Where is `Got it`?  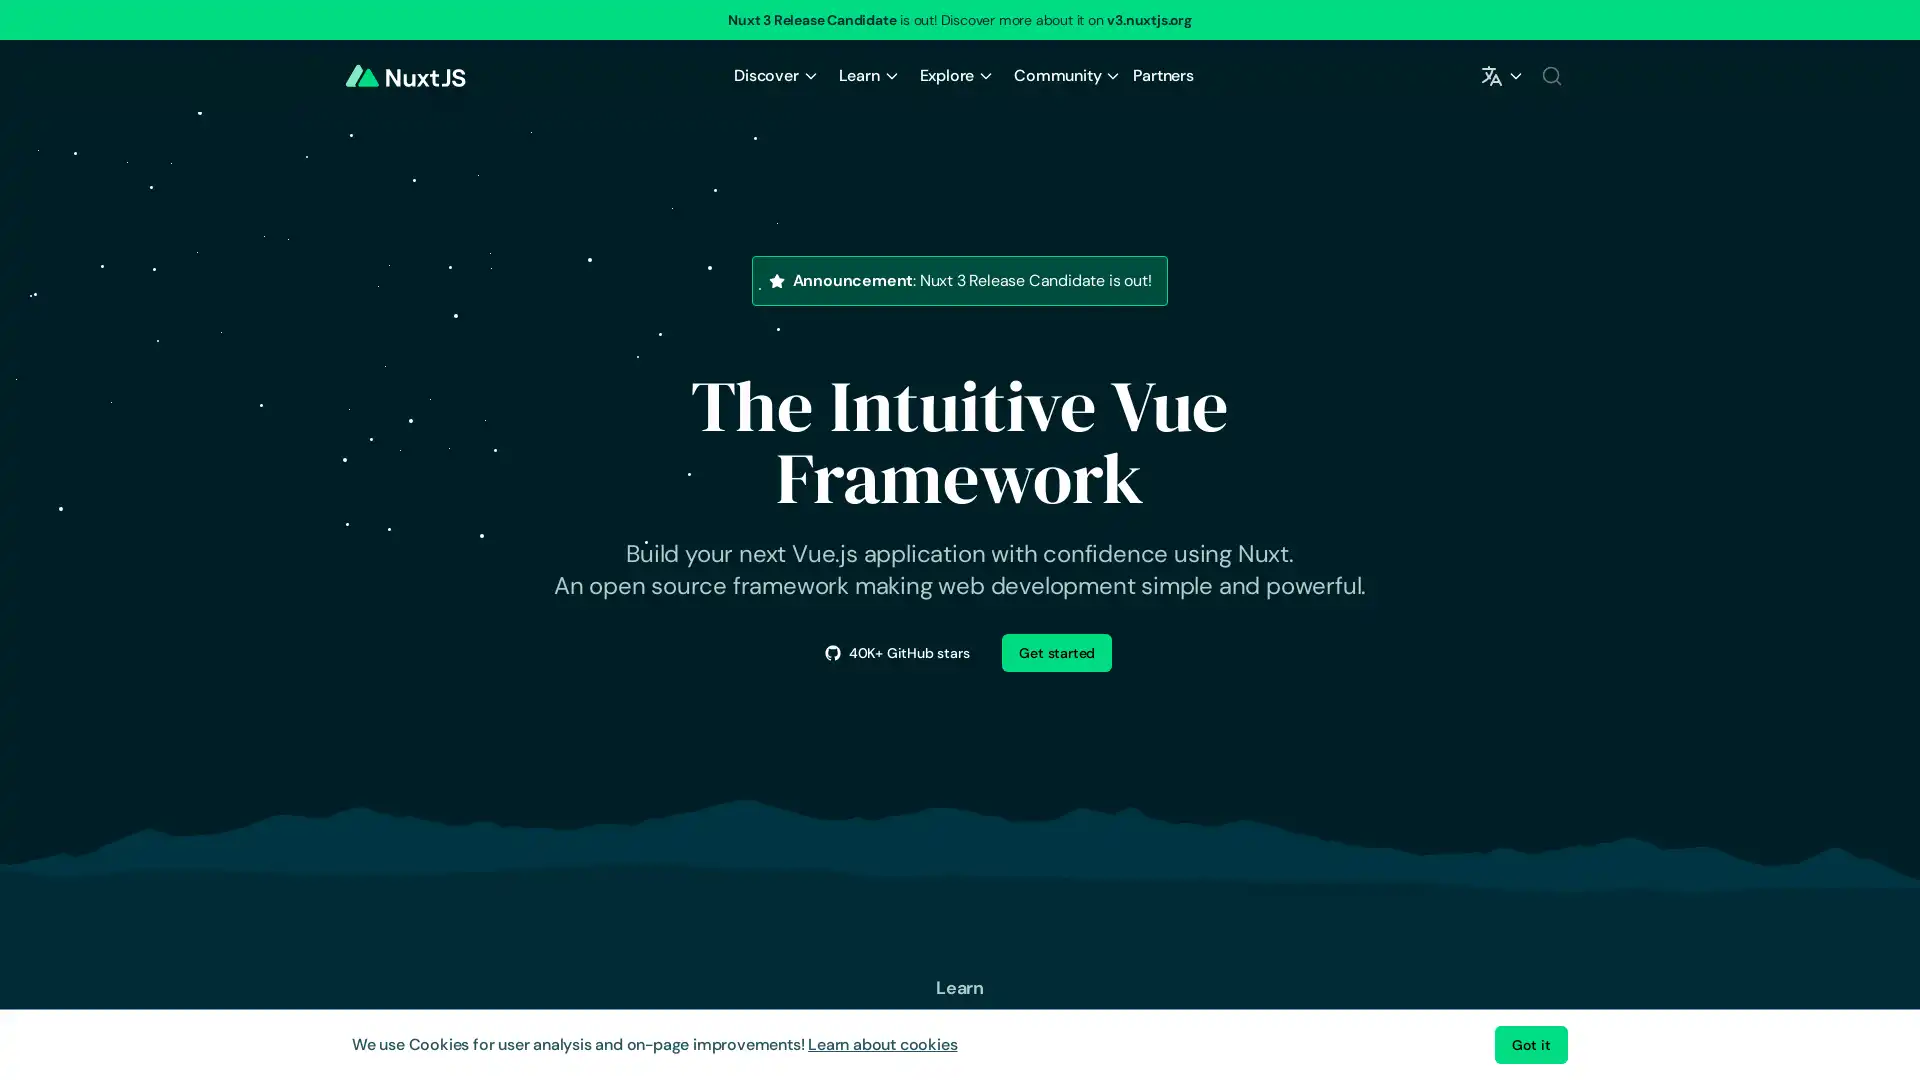
Got it is located at coordinates (1530, 1044).